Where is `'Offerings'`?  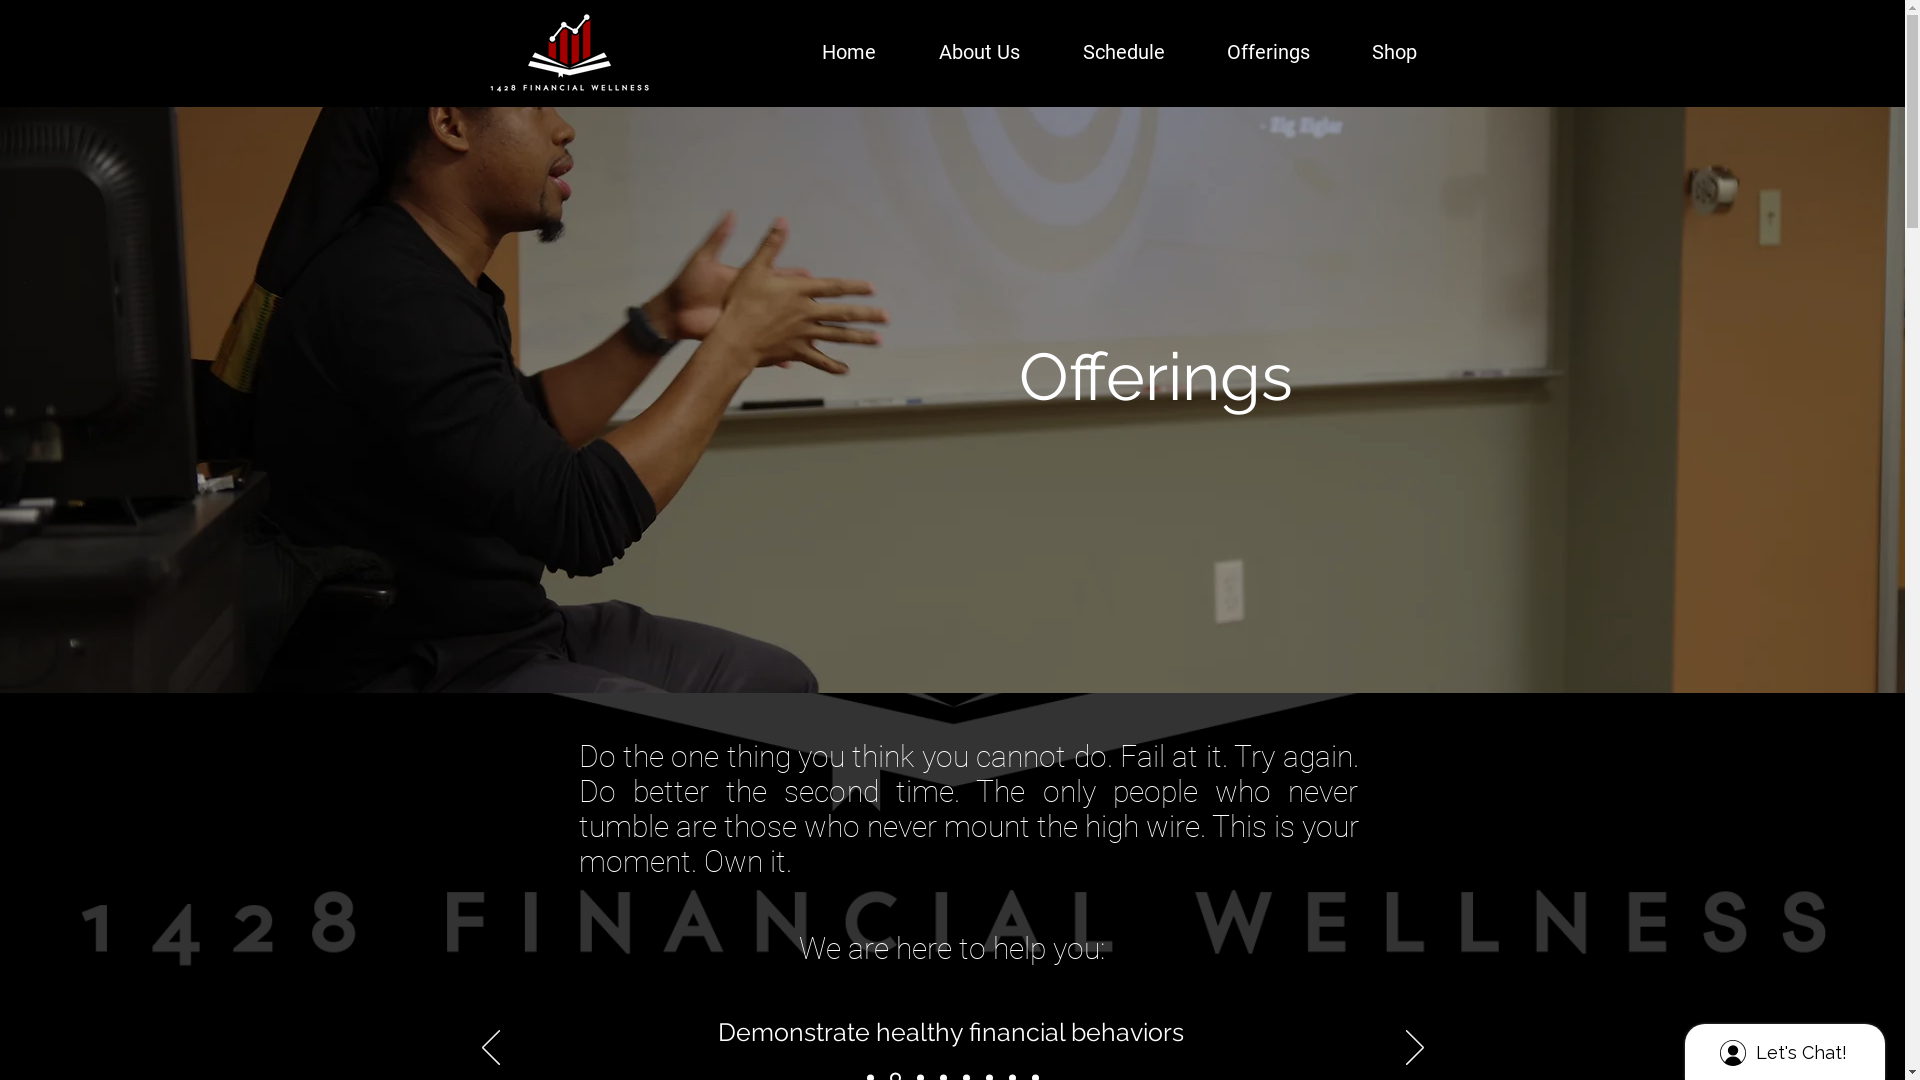 'Offerings' is located at coordinates (1245, 51).